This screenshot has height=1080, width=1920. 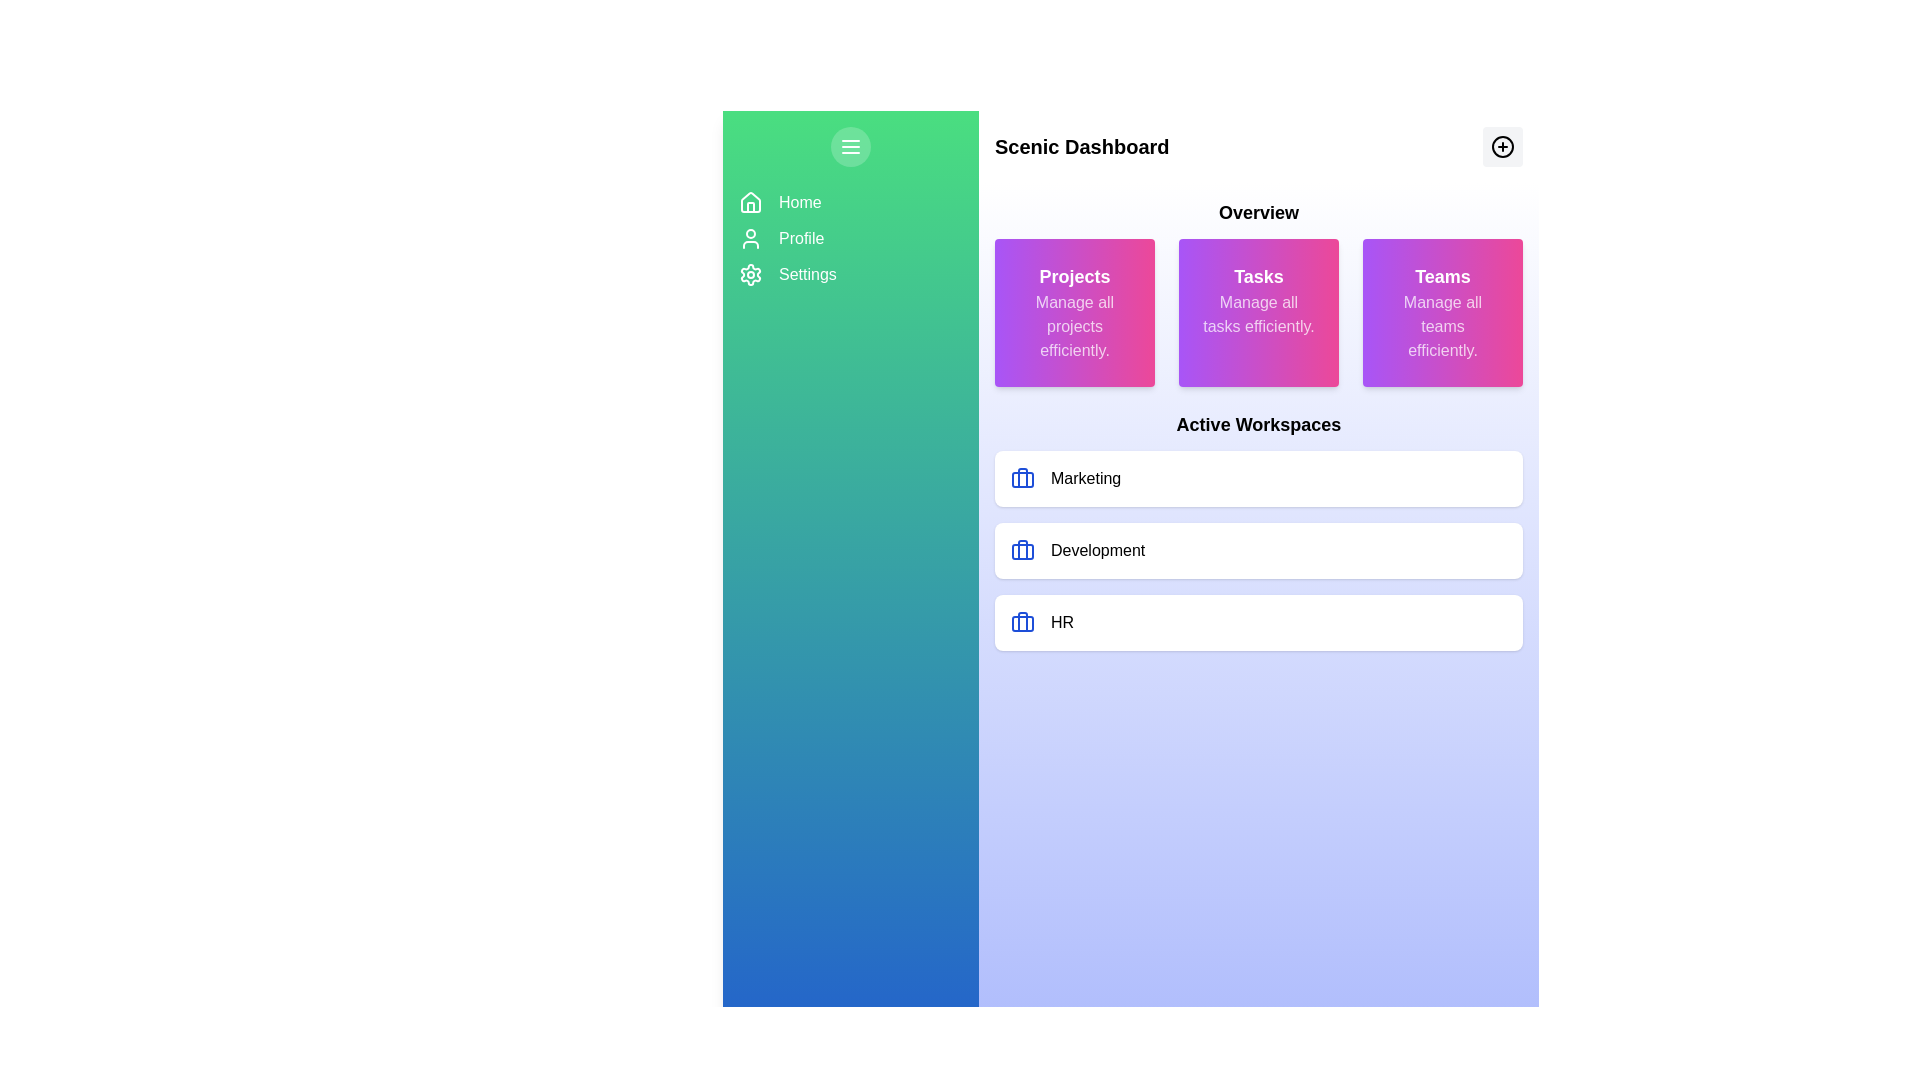 I want to click on the 'Settings' text label in the vertical navigation sidebar for keyboard navigation, so click(x=807, y=274).